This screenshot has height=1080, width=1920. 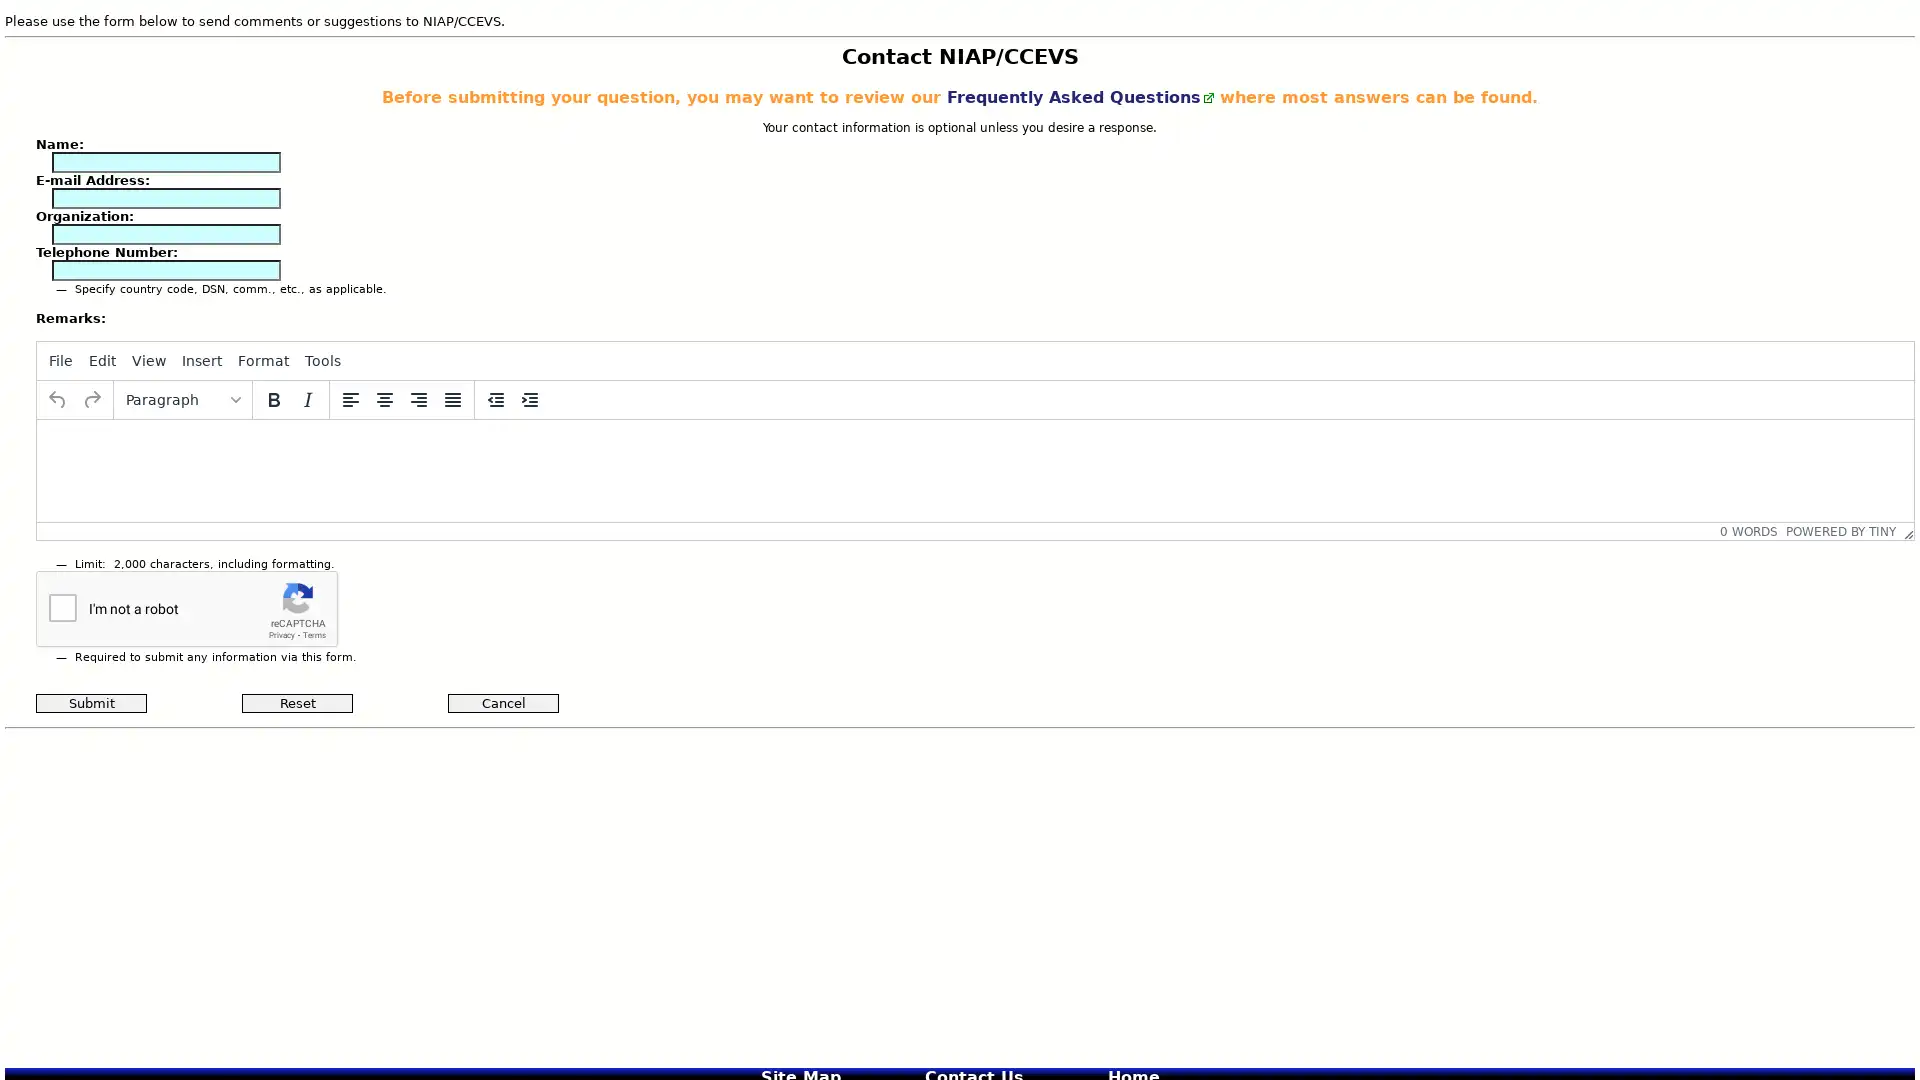 What do you see at coordinates (90, 702) in the screenshot?
I see `Submit` at bounding box center [90, 702].